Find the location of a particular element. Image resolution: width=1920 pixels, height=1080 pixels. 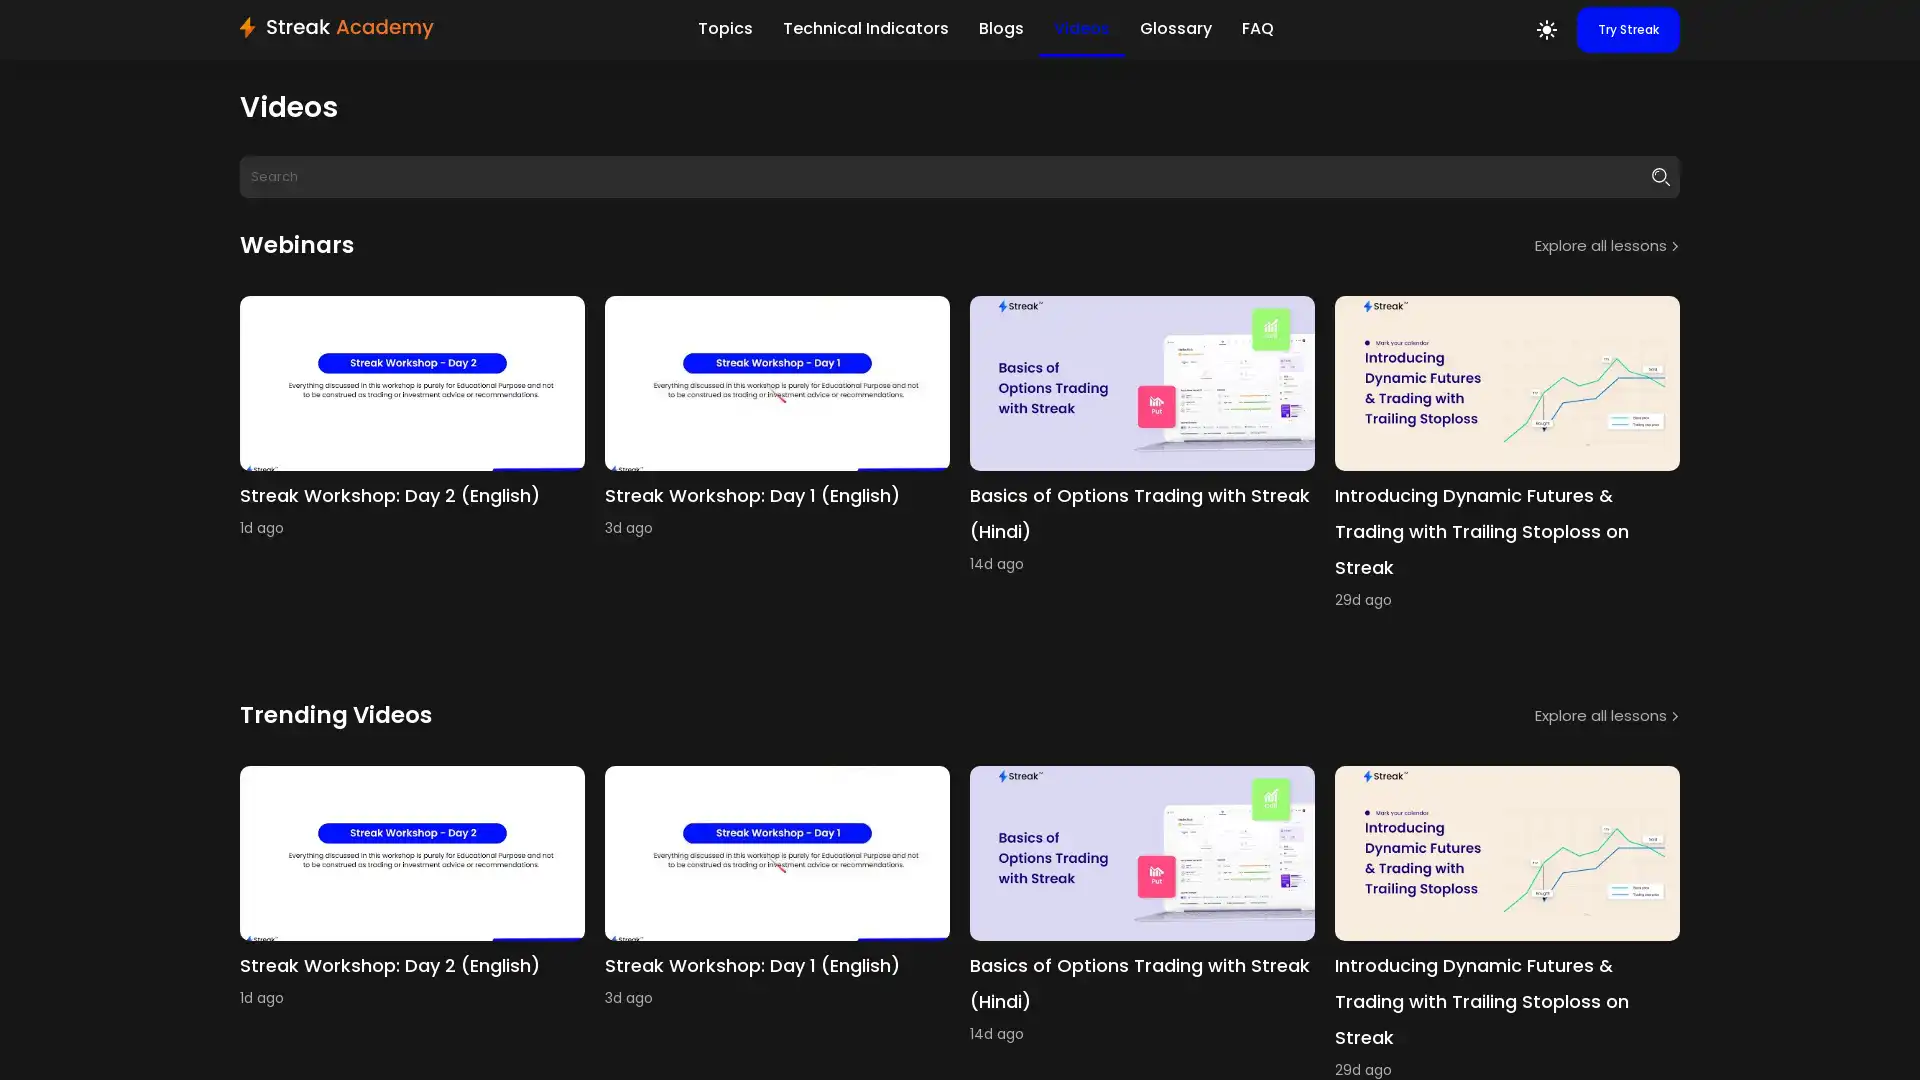

FAQ is located at coordinates (1256, 27).